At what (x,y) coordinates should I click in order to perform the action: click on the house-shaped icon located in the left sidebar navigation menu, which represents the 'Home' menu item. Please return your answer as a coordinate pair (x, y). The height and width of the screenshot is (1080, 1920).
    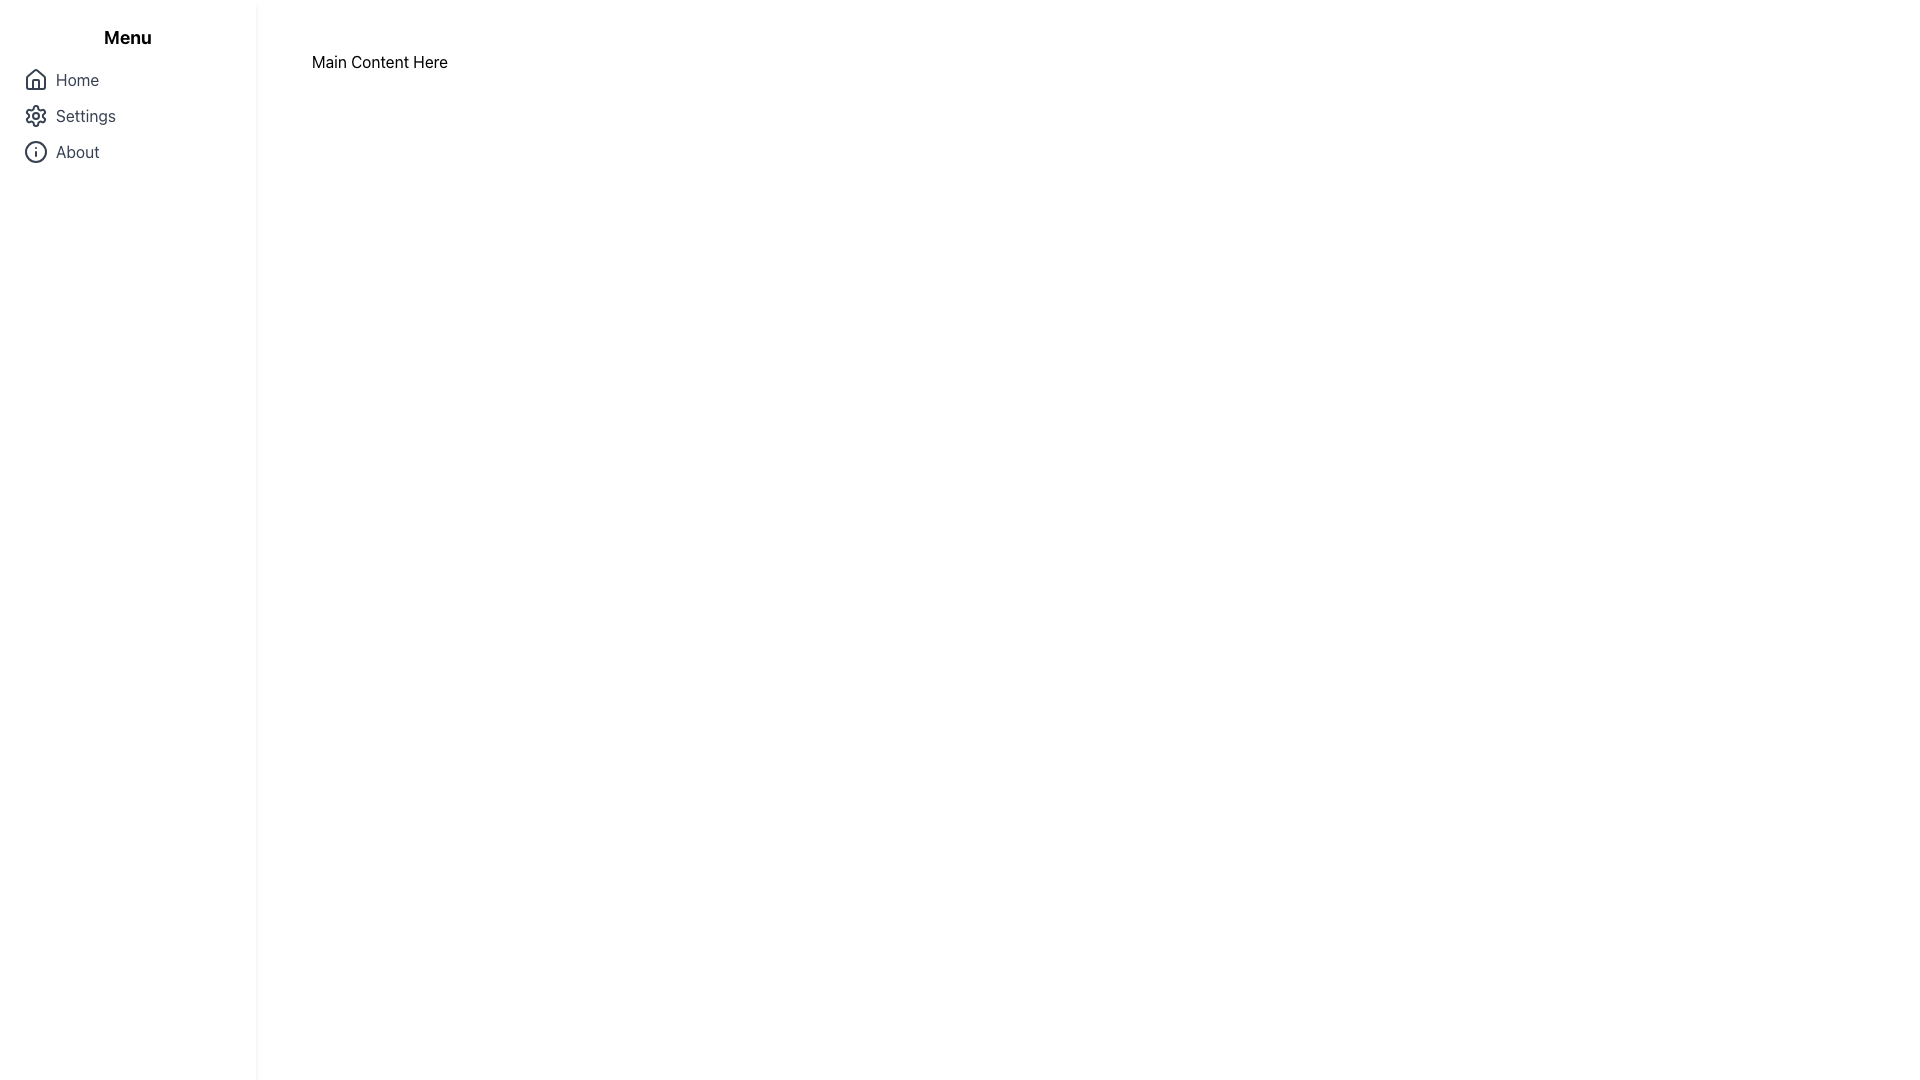
    Looking at the image, I should click on (35, 77).